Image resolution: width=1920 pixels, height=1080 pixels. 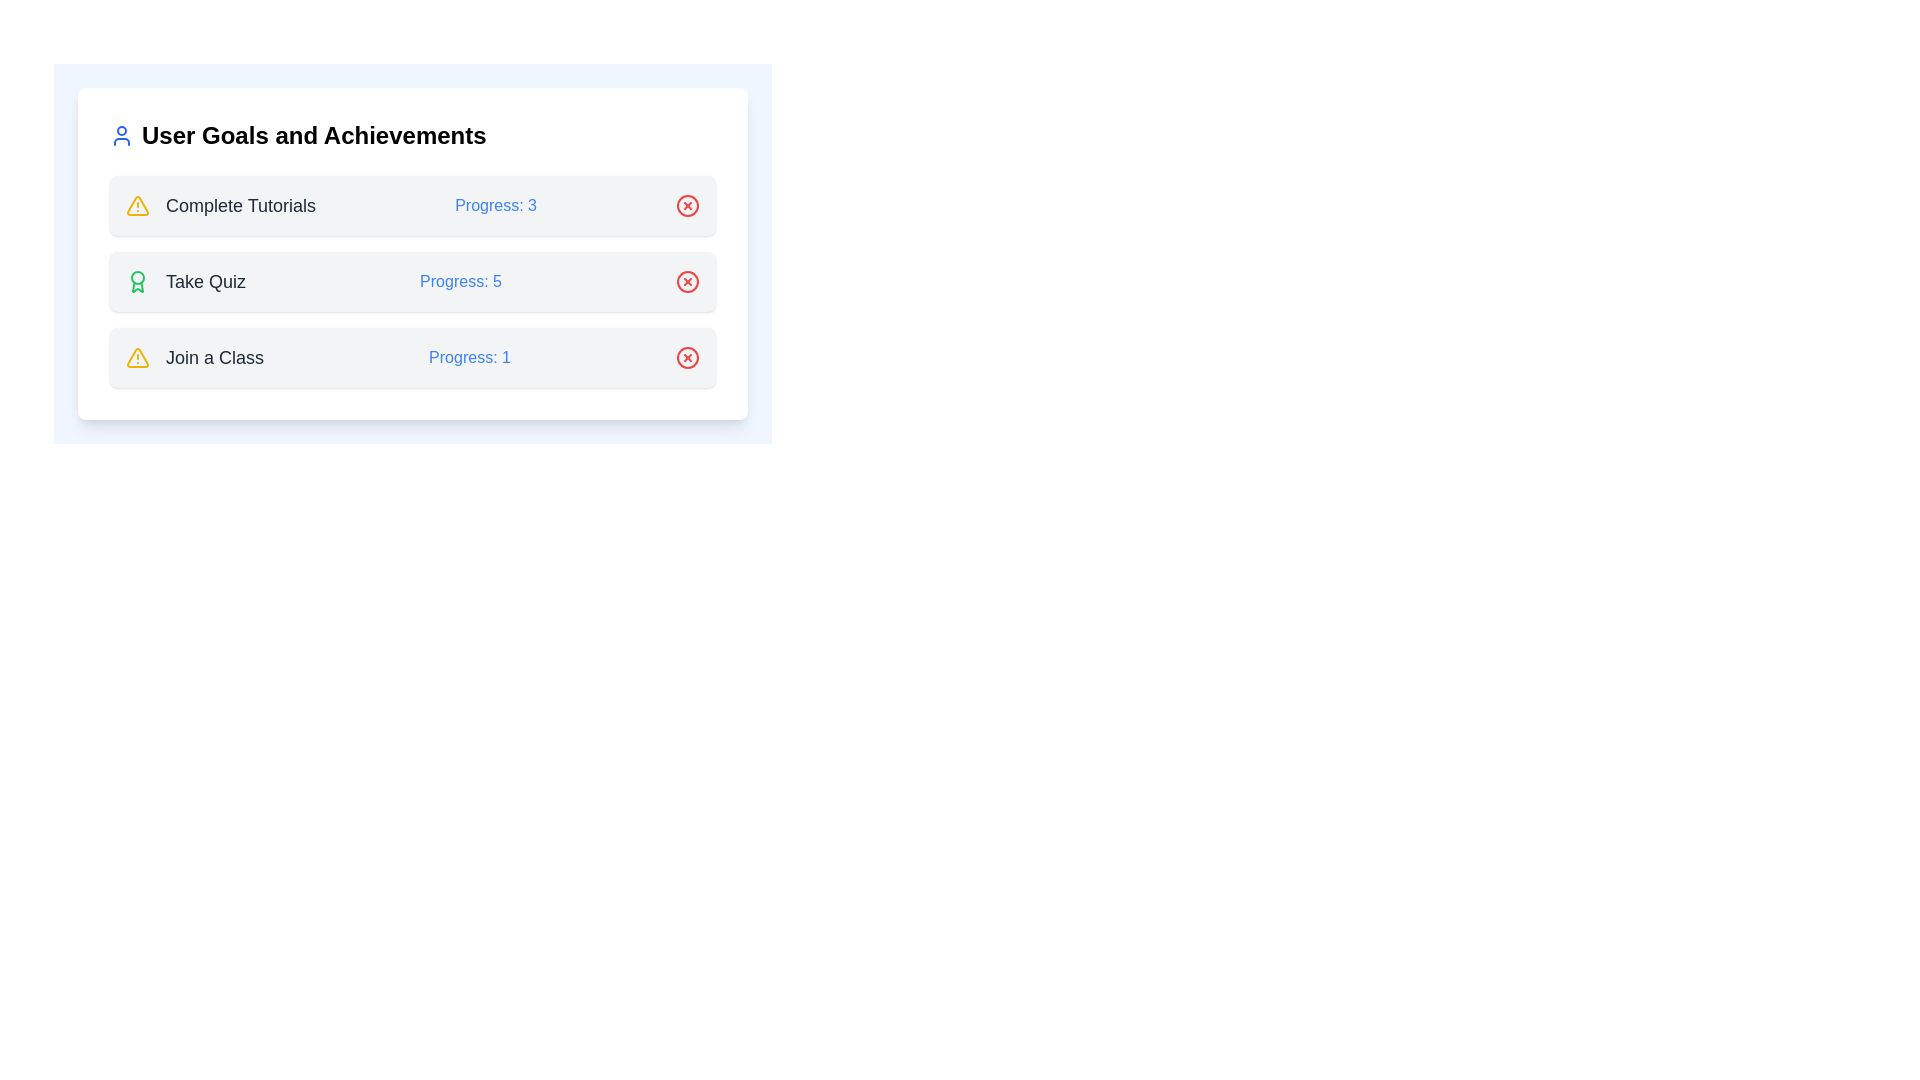 I want to click on the informational text label presenting the progress status of 3 related to tutorial completion, located in the 'Complete Tutorials' section, so click(x=496, y=205).